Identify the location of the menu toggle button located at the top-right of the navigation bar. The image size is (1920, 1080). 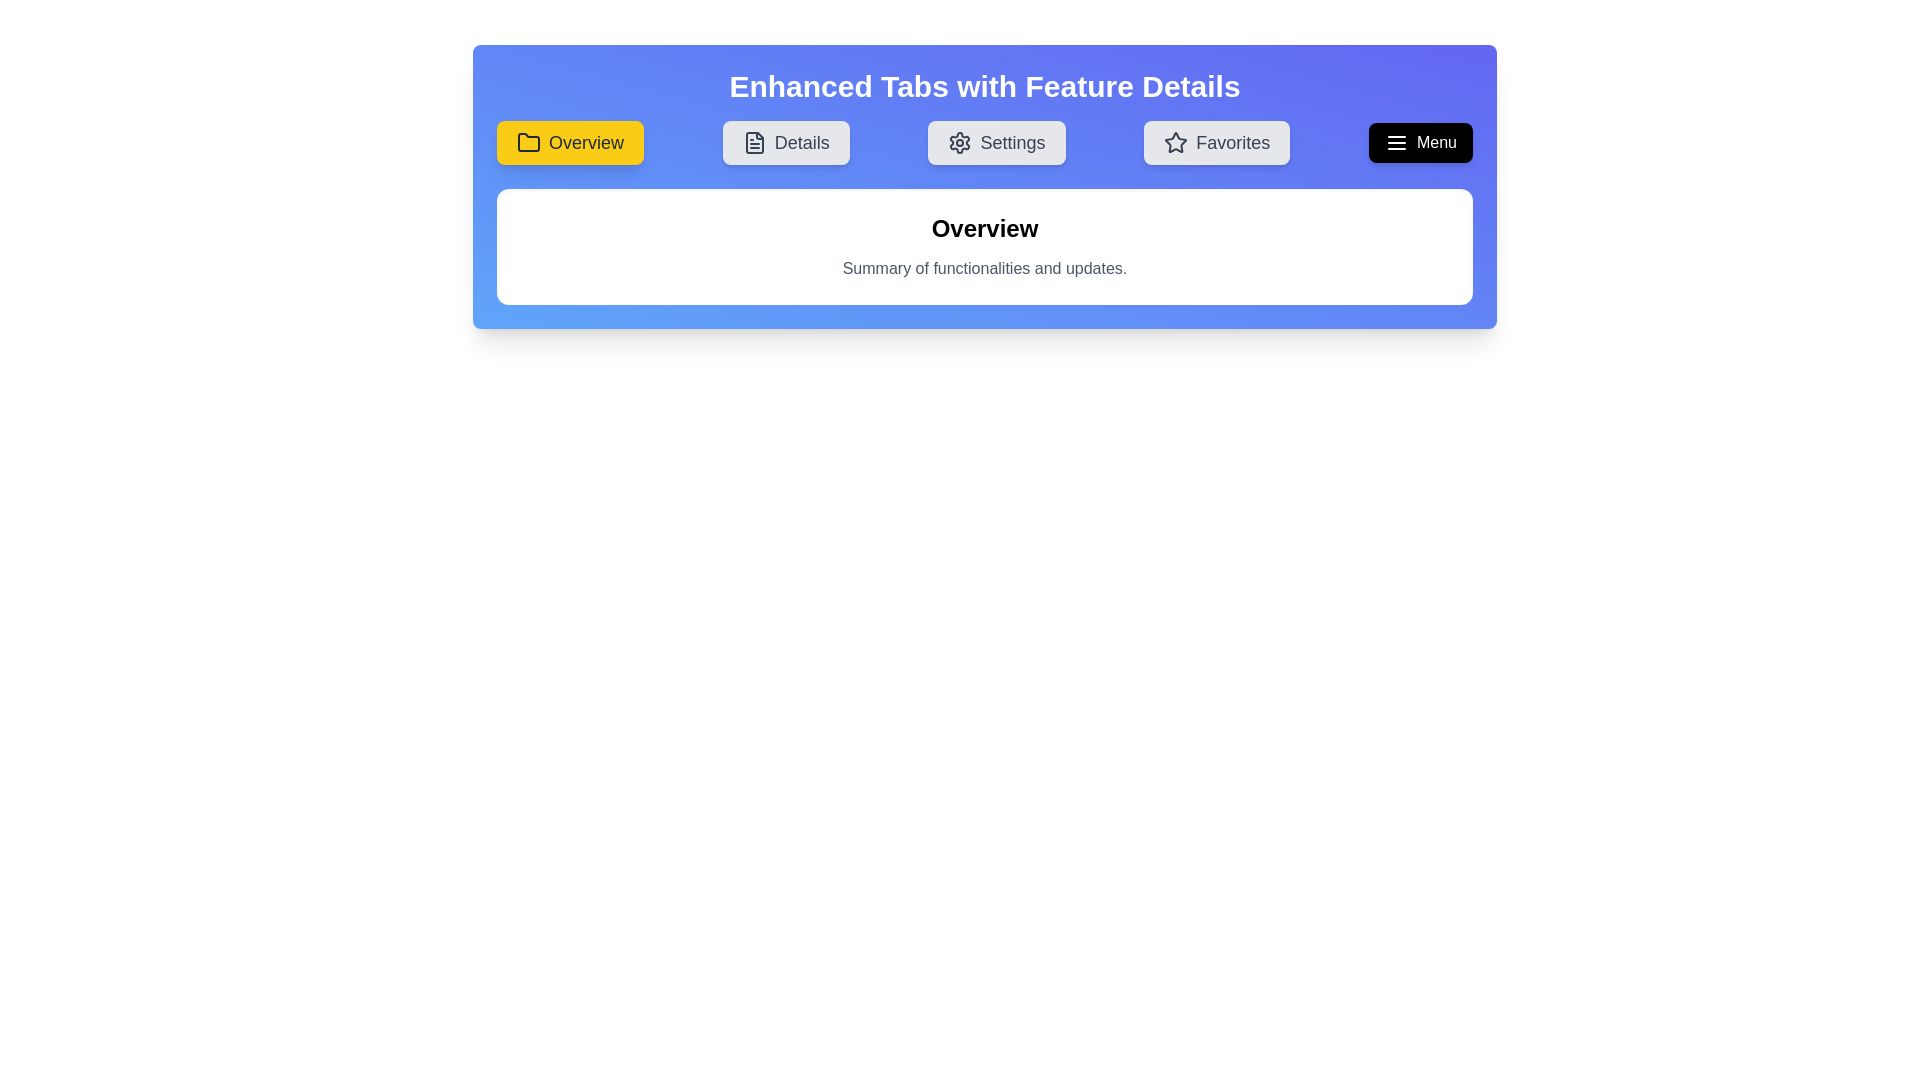
(1419, 141).